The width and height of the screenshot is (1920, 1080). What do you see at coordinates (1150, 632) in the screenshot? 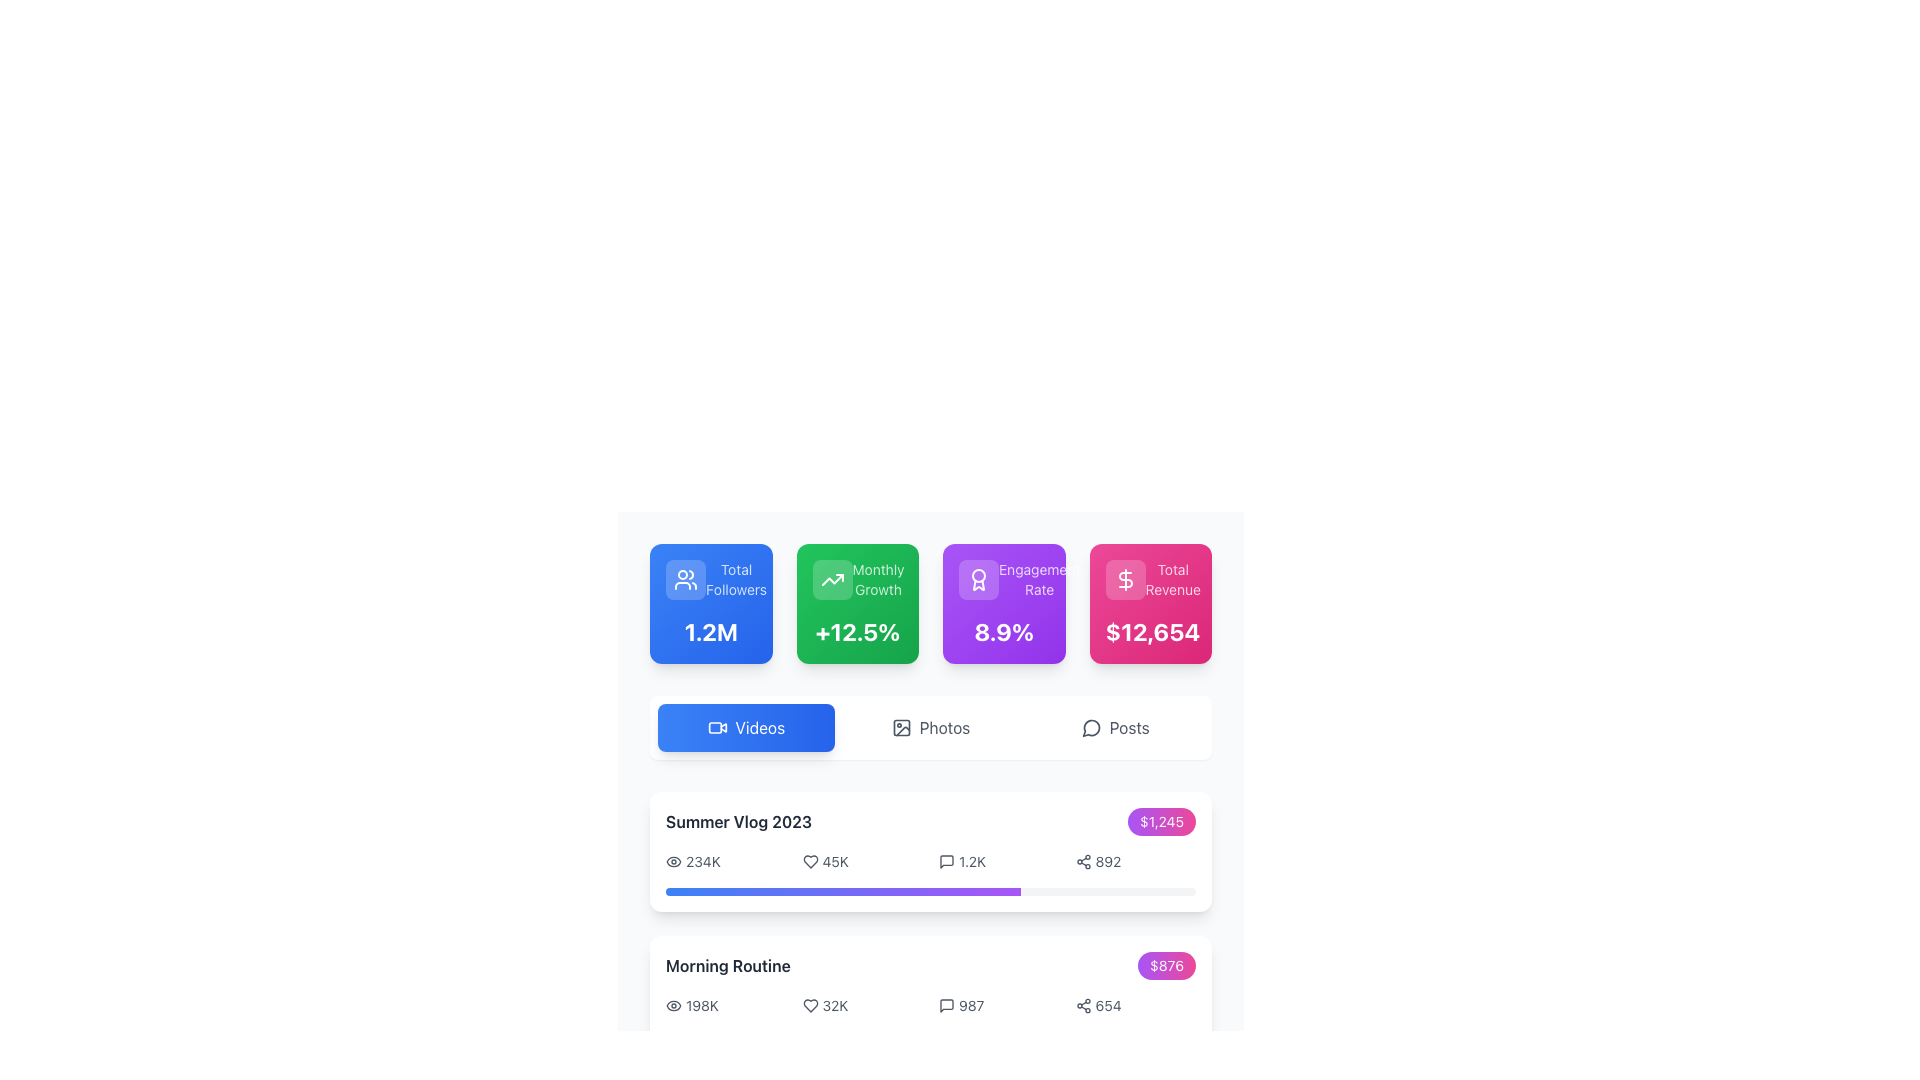
I see `the text display showing '$12,654' in bold white font, located at the bottom of the fourth card on the dashboard interface` at bounding box center [1150, 632].